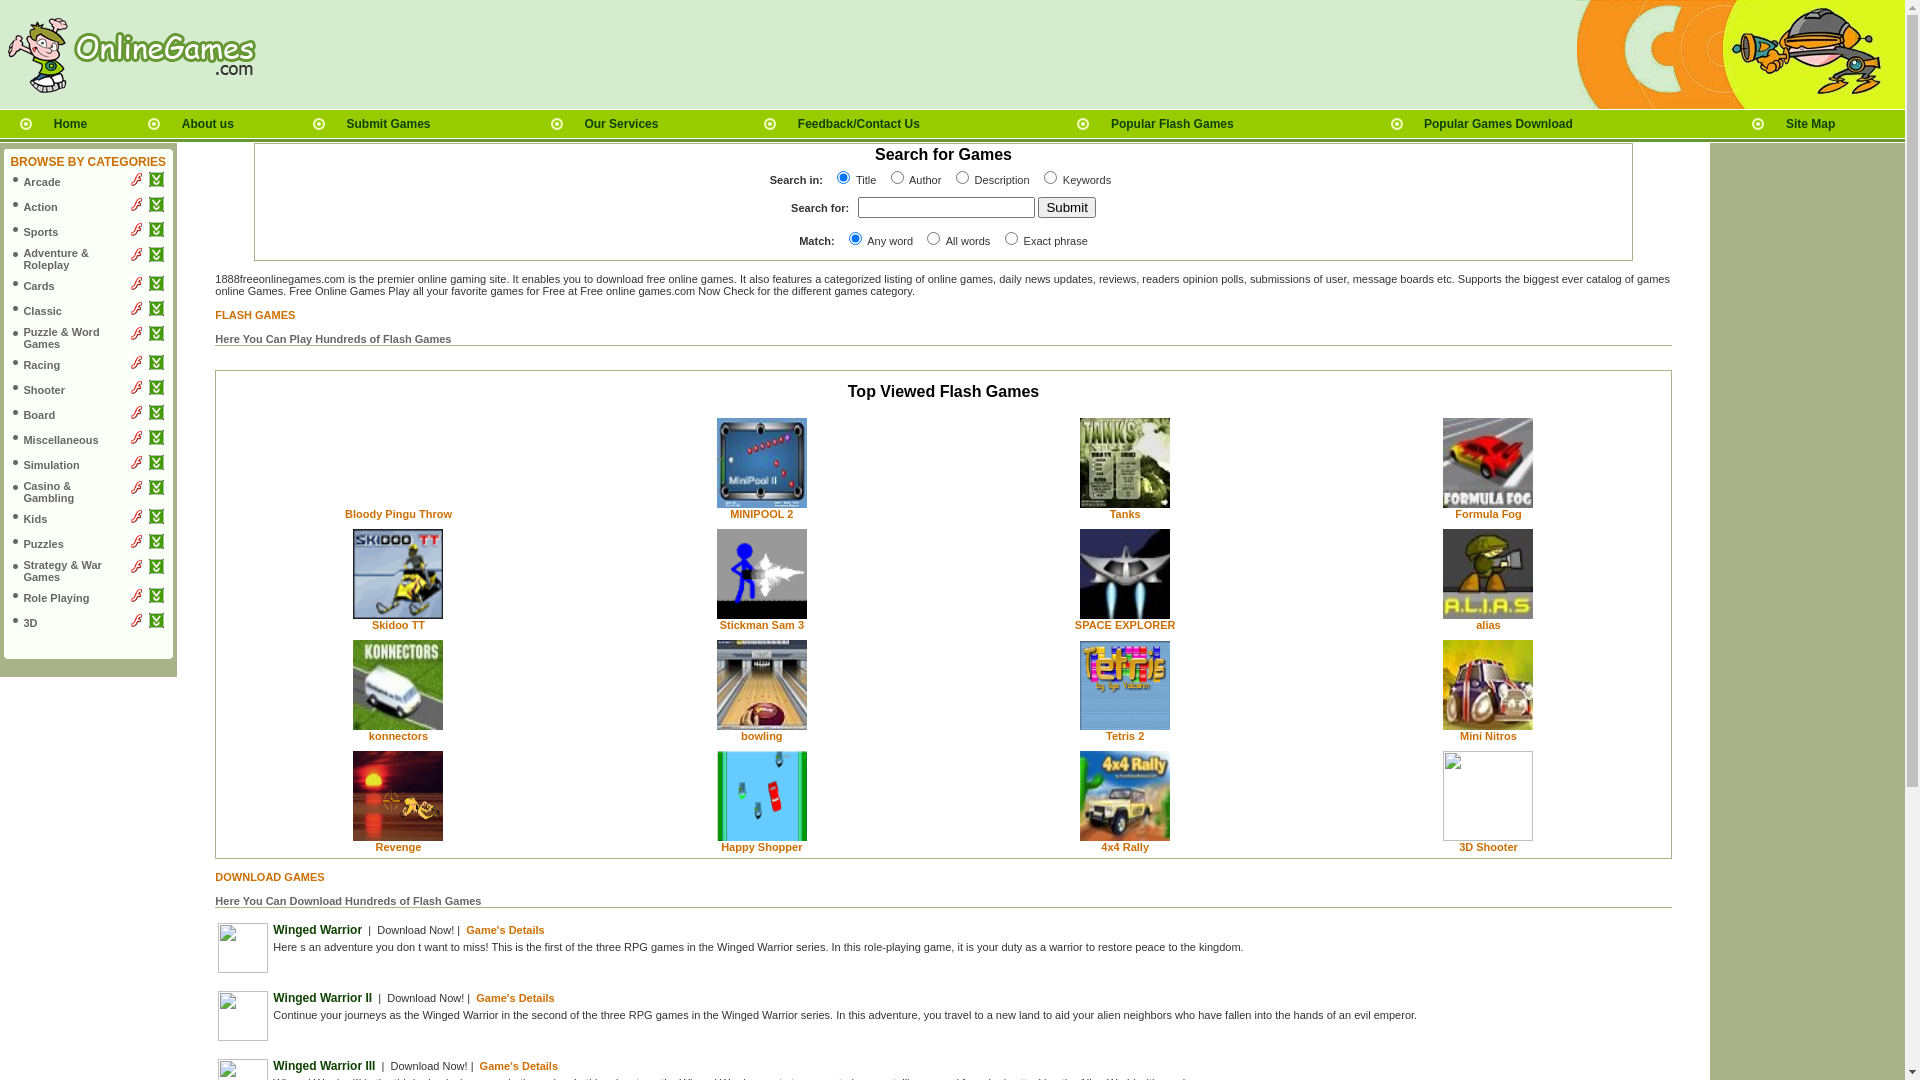 The width and height of the screenshot is (1920, 1080). Describe the element at coordinates (268, 875) in the screenshot. I see `'DOWNLOAD GAMES'` at that location.